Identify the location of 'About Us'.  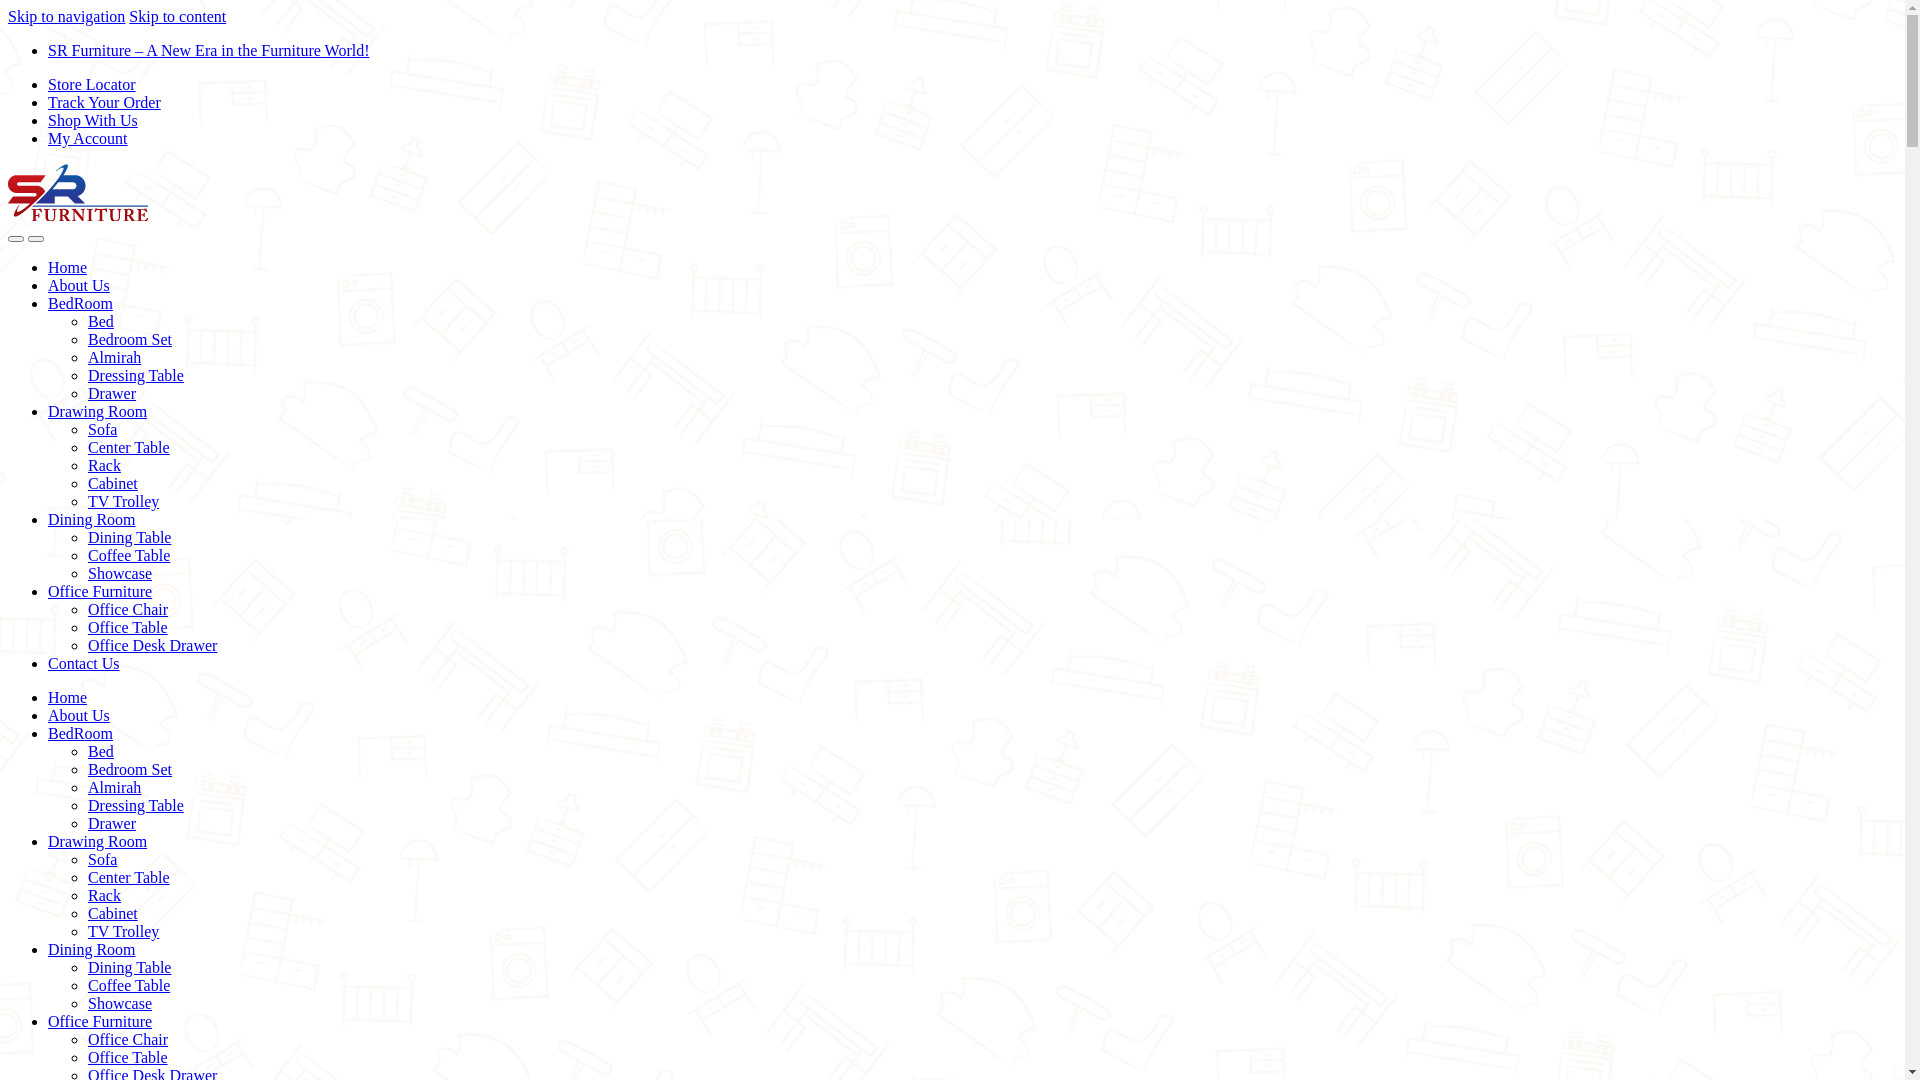
(78, 714).